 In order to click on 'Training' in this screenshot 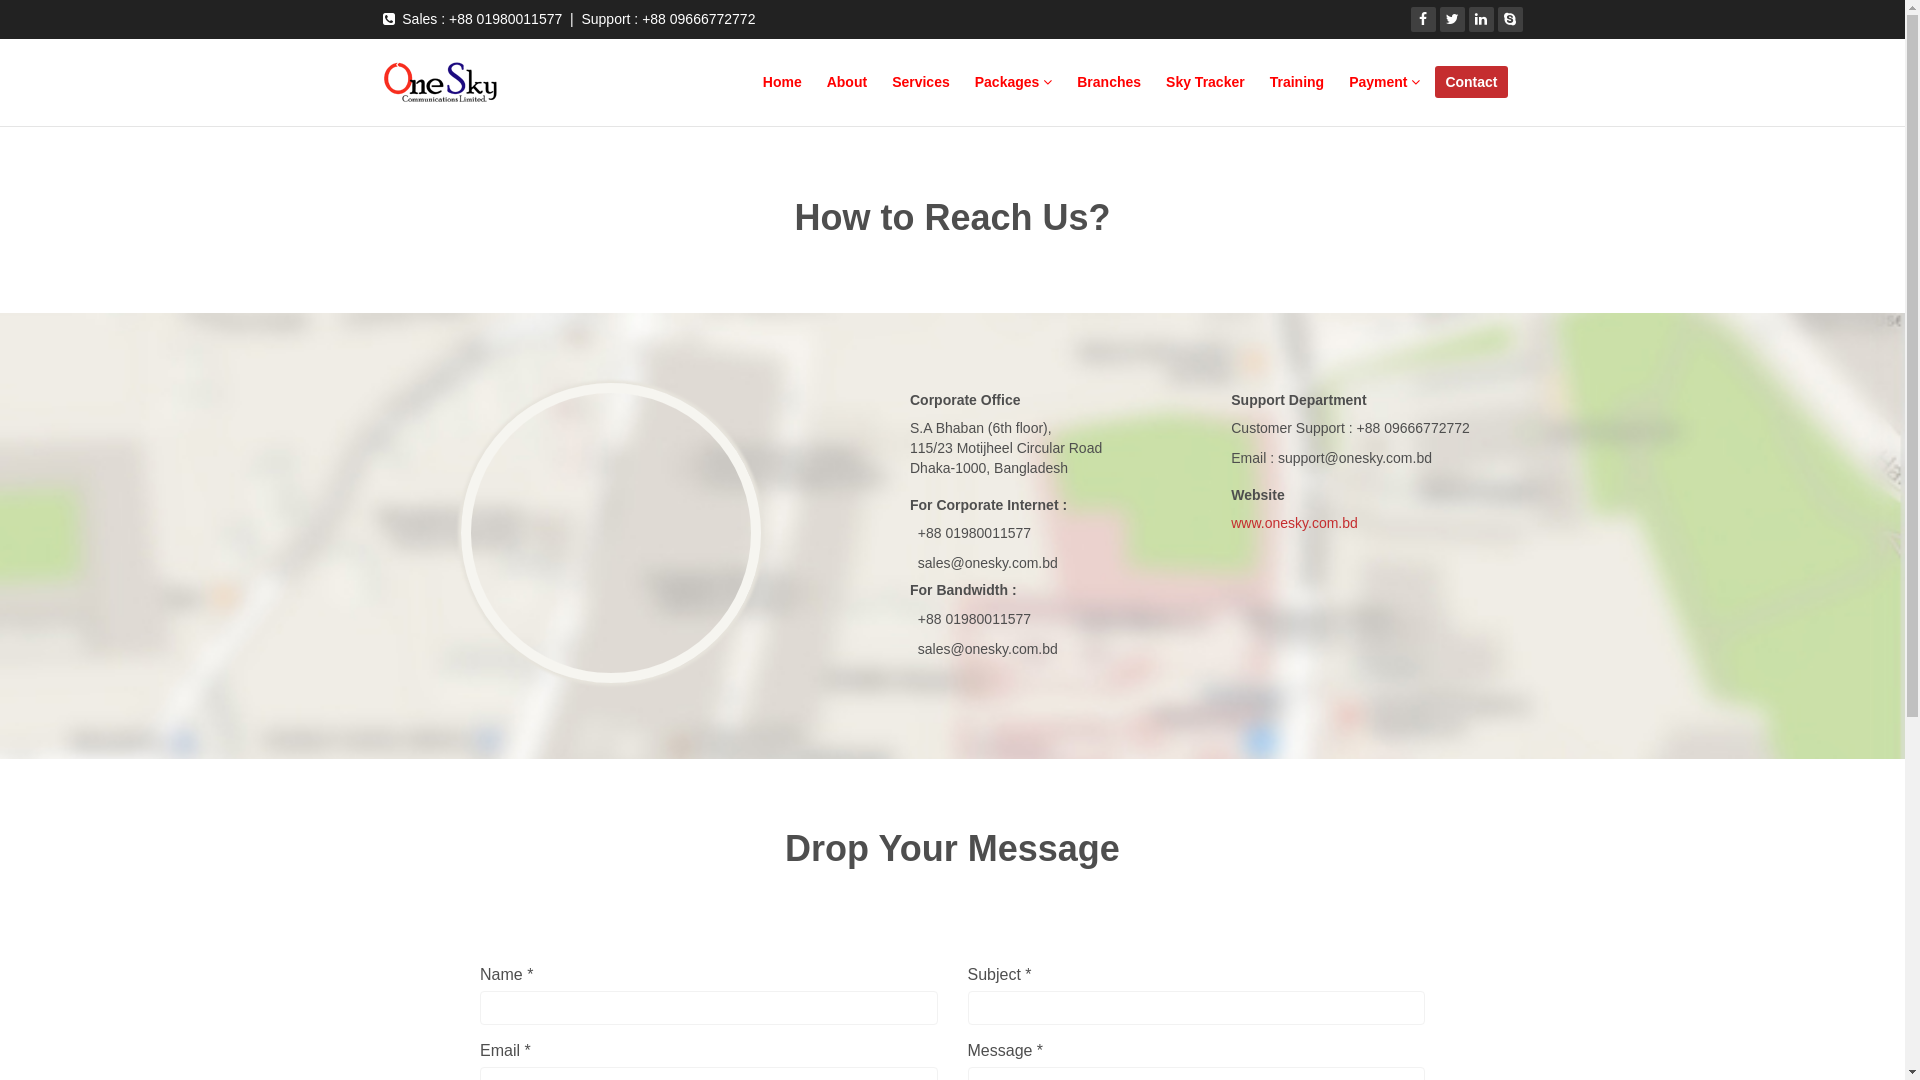, I will do `click(1296, 80)`.